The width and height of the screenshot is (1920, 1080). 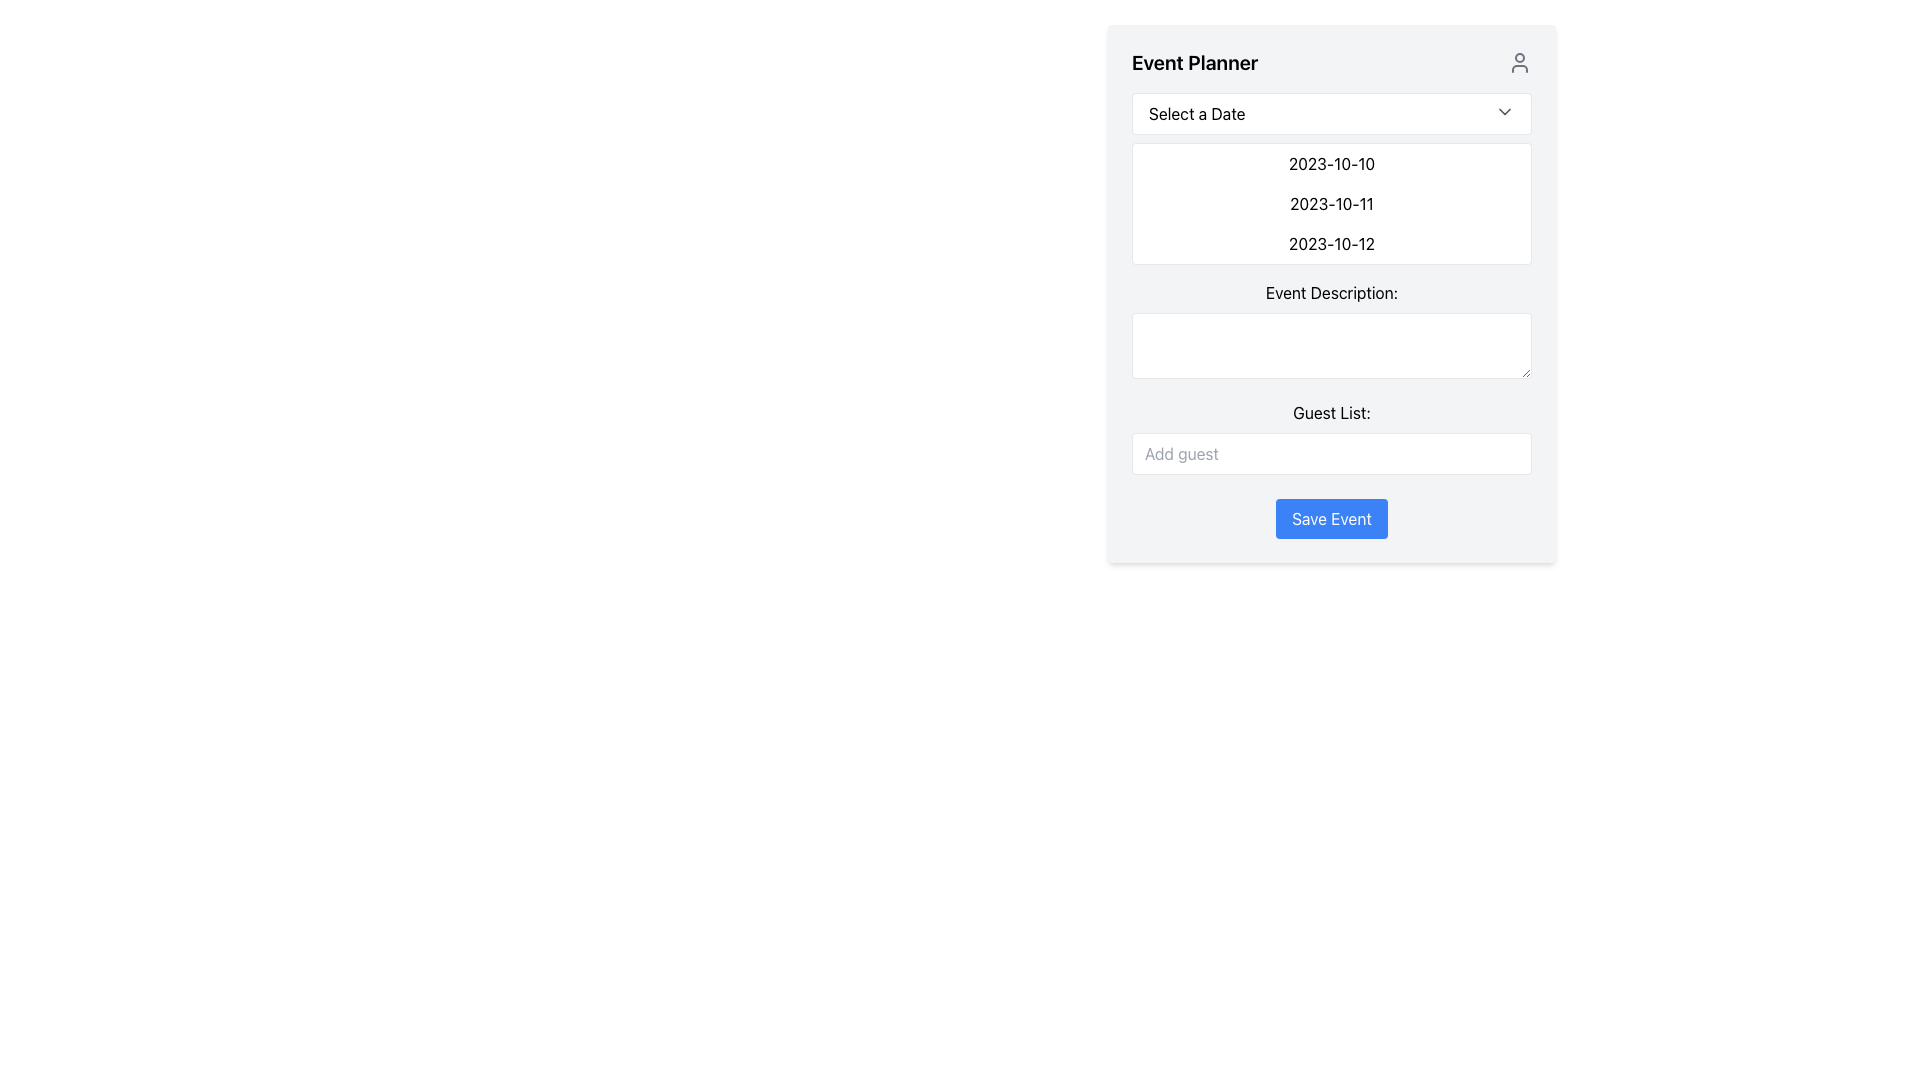 I want to click on the date options in the Dropdown selection list located below the 'Select a Date' dropdown field in the 'Event Planner' form, so click(x=1331, y=204).